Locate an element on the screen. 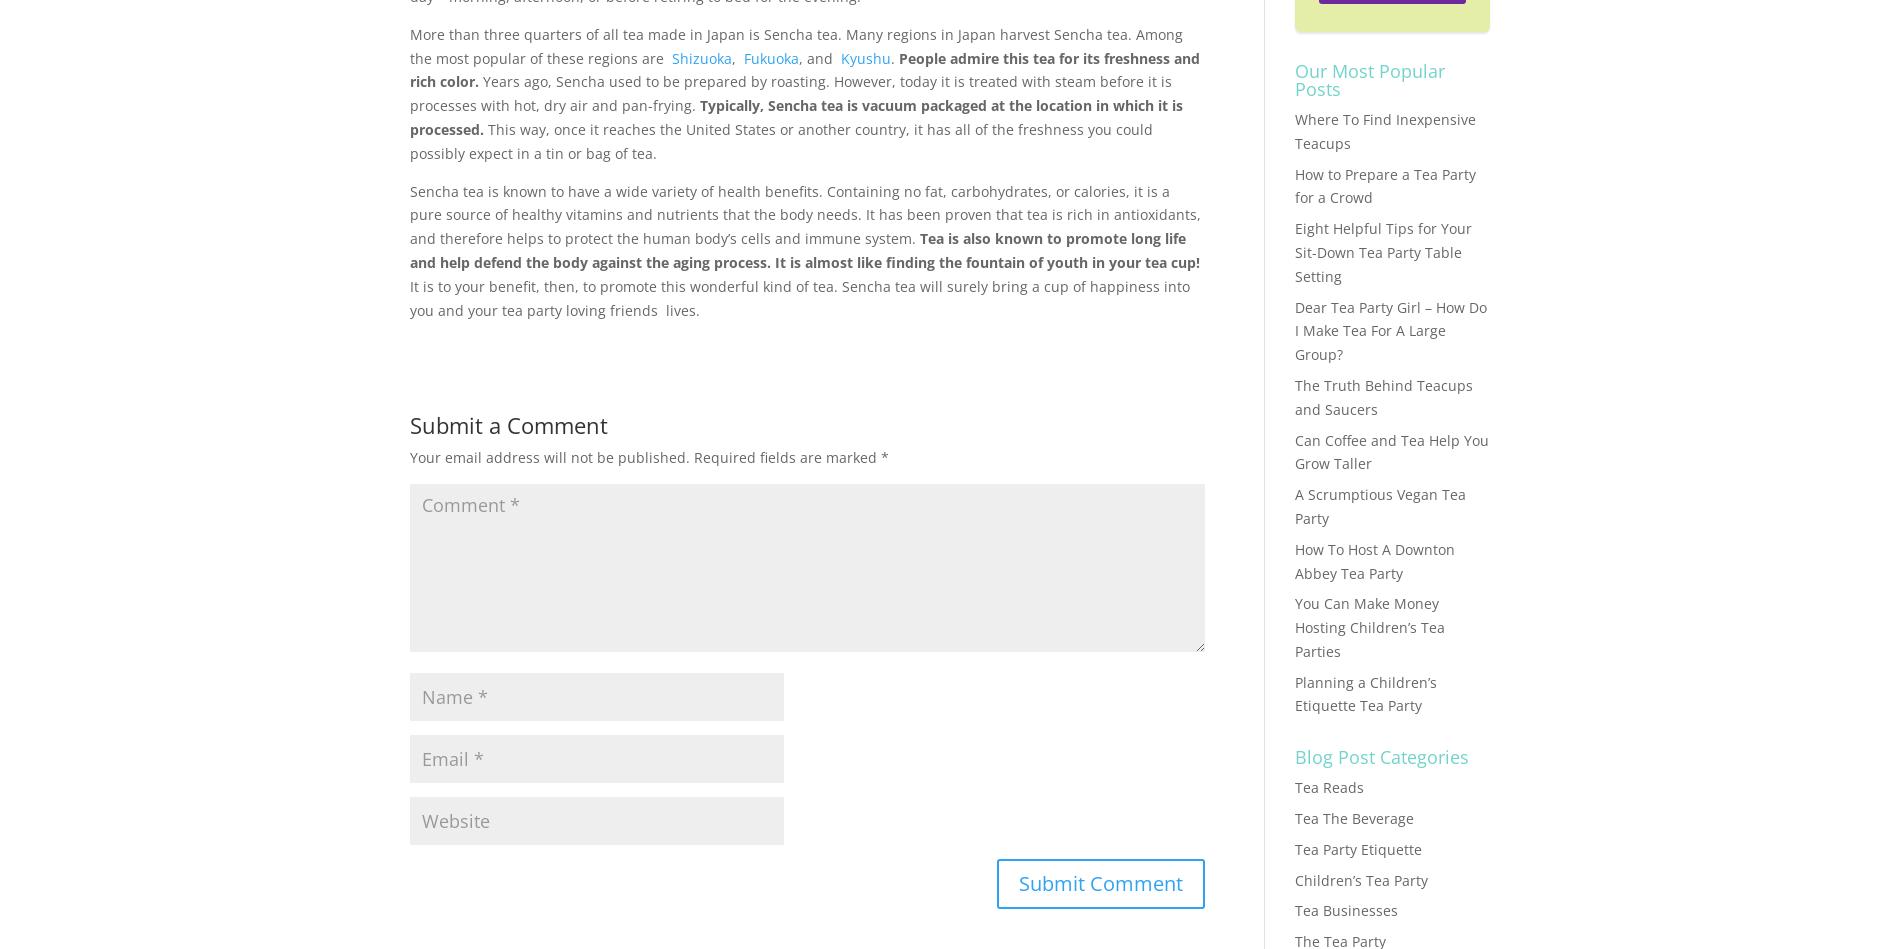 This screenshot has width=1900, height=949. ',' is located at coordinates (736, 57).